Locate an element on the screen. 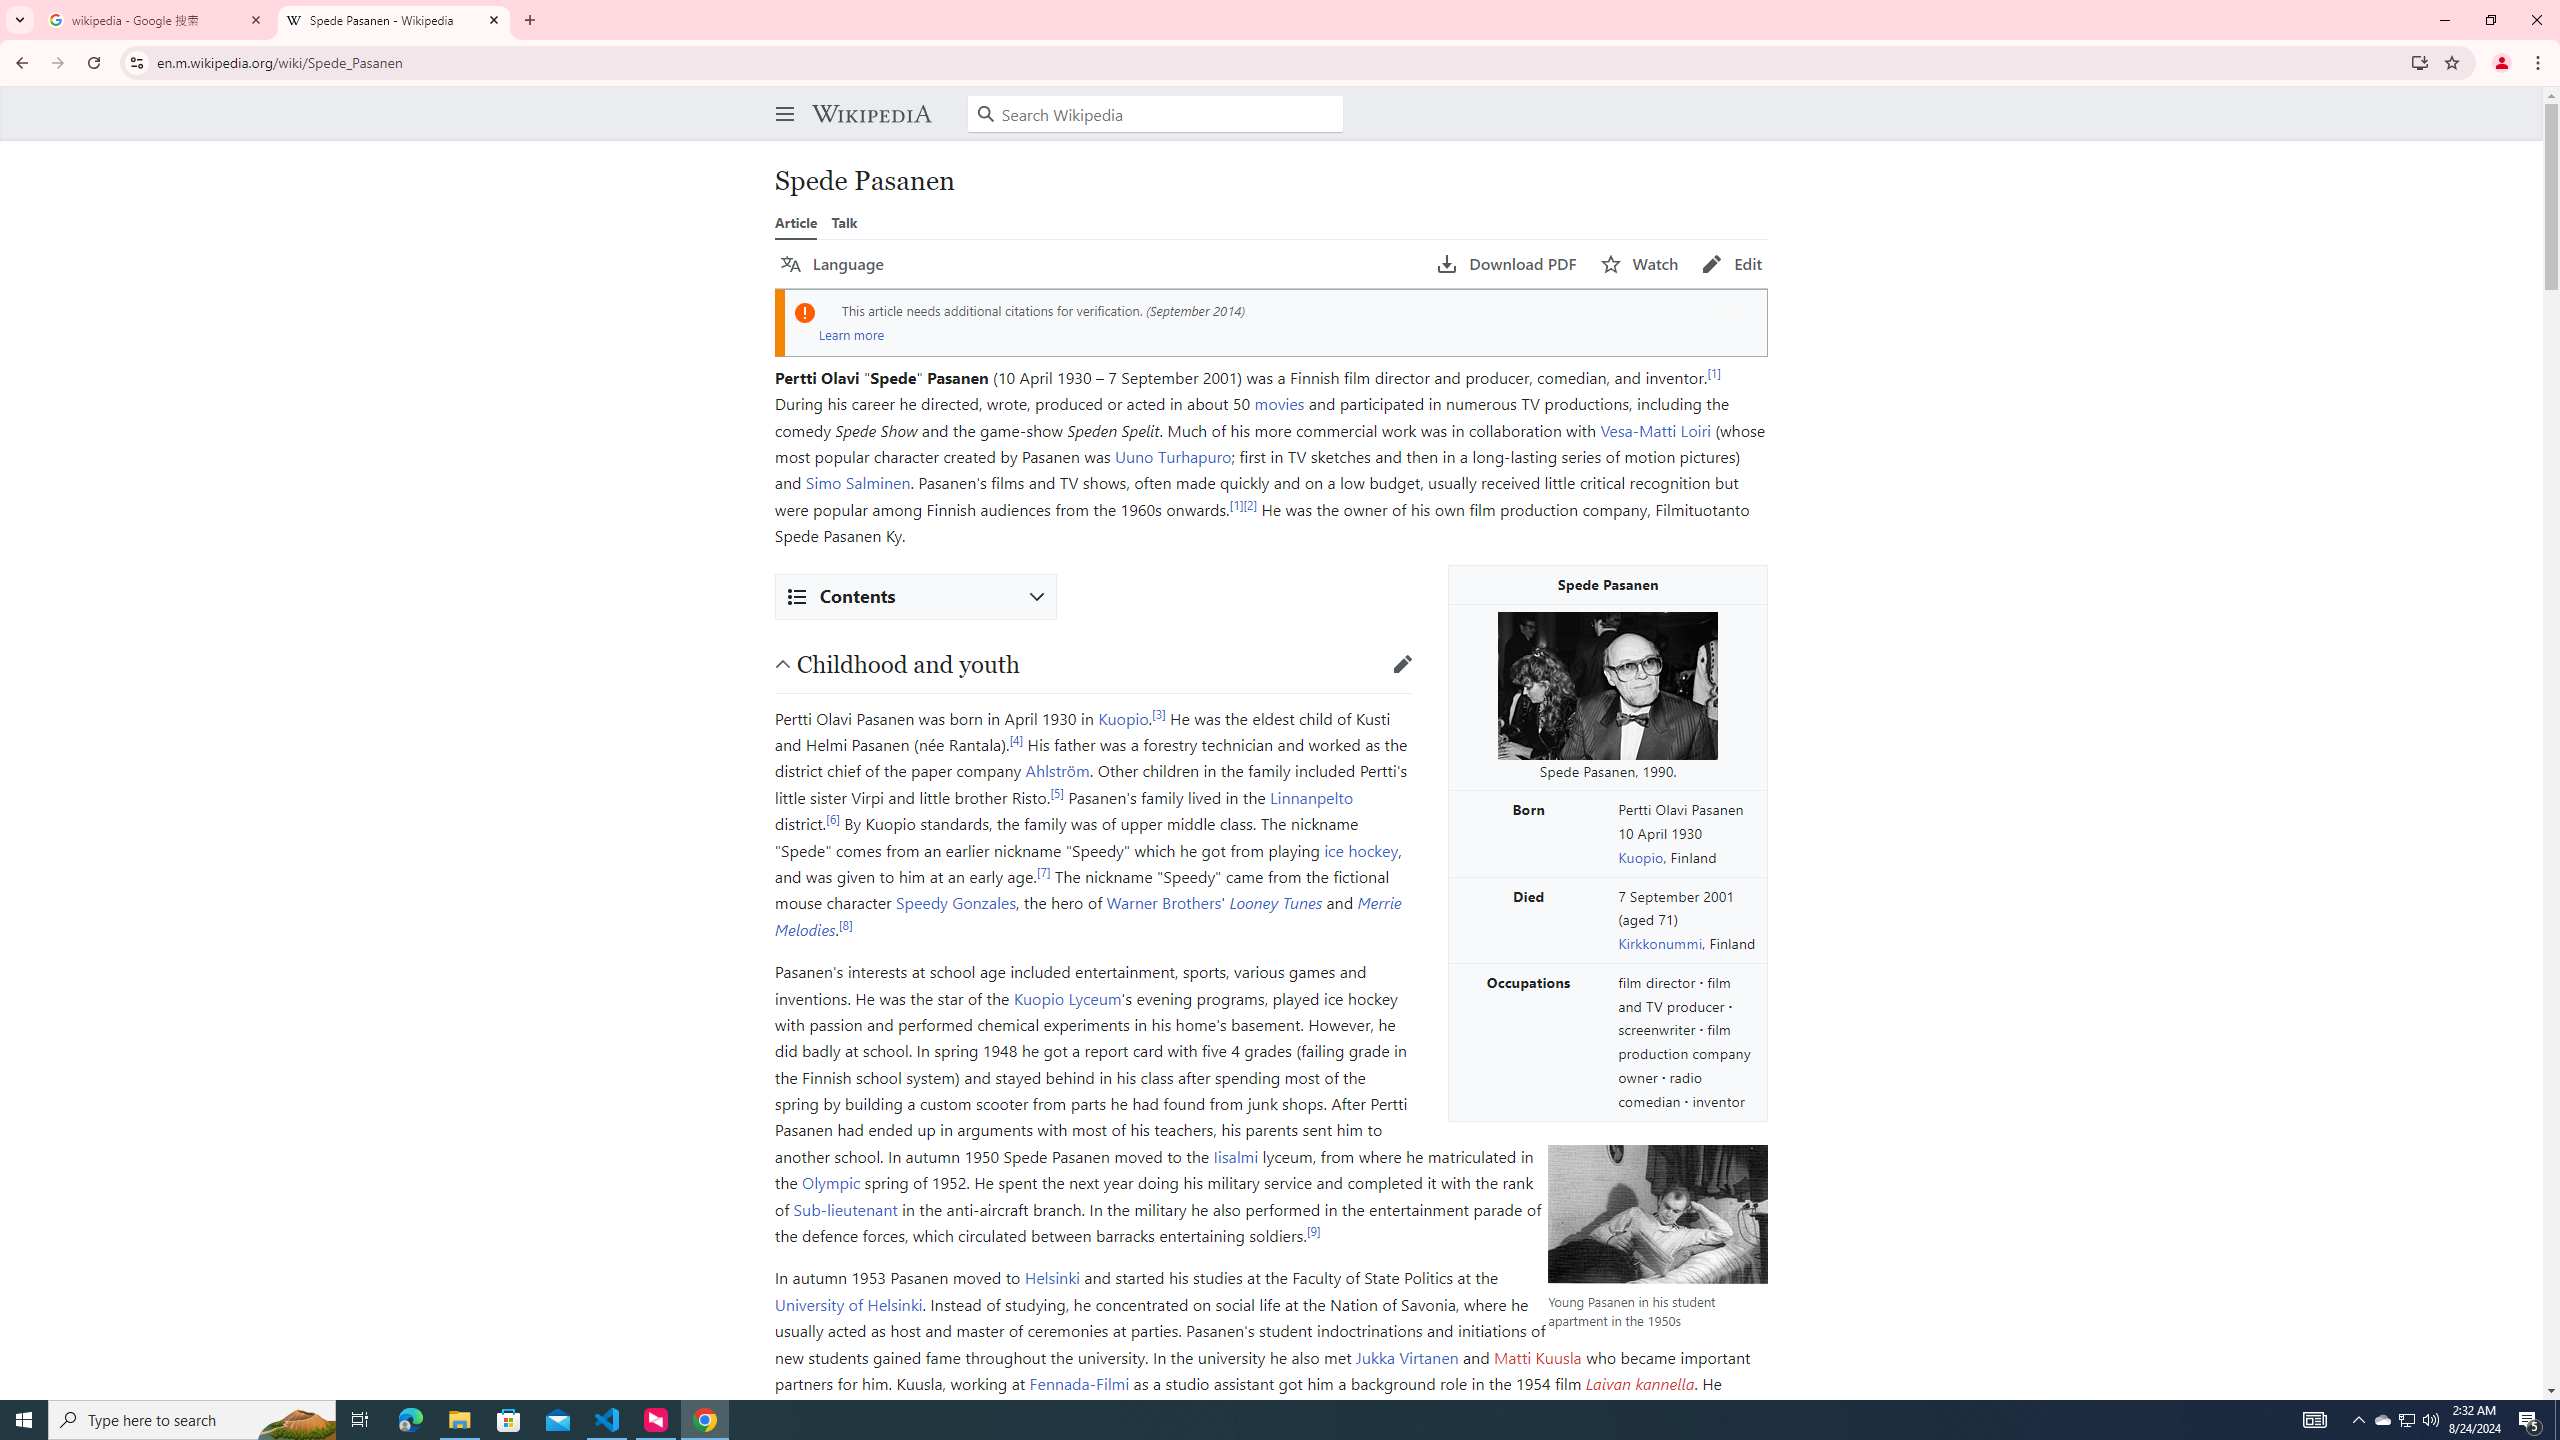 This screenshot has height=1440, width=2560. 'Iisalmi' is located at coordinates (1235, 1154).